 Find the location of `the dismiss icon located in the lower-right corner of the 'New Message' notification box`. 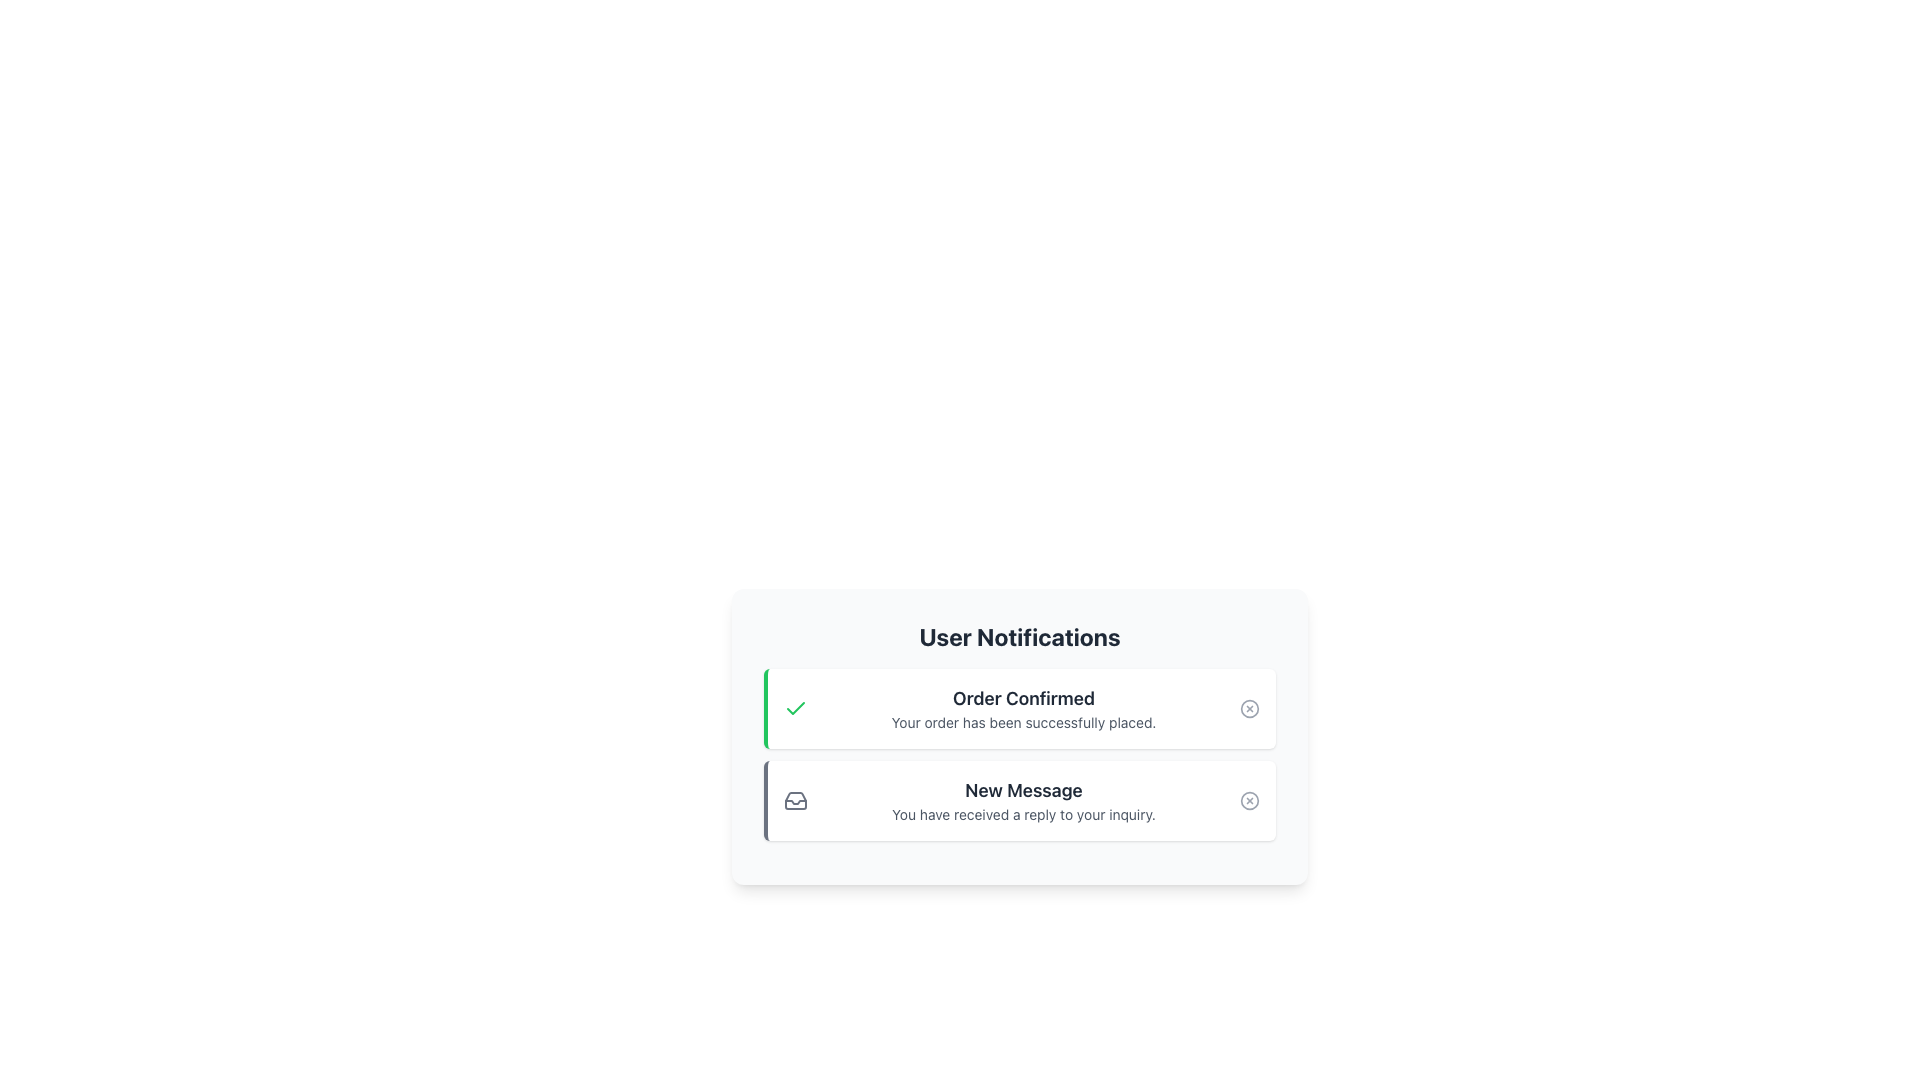

the dismiss icon located in the lower-right corner of the 'New Message' notification box is located at coordinates (1248, 800).